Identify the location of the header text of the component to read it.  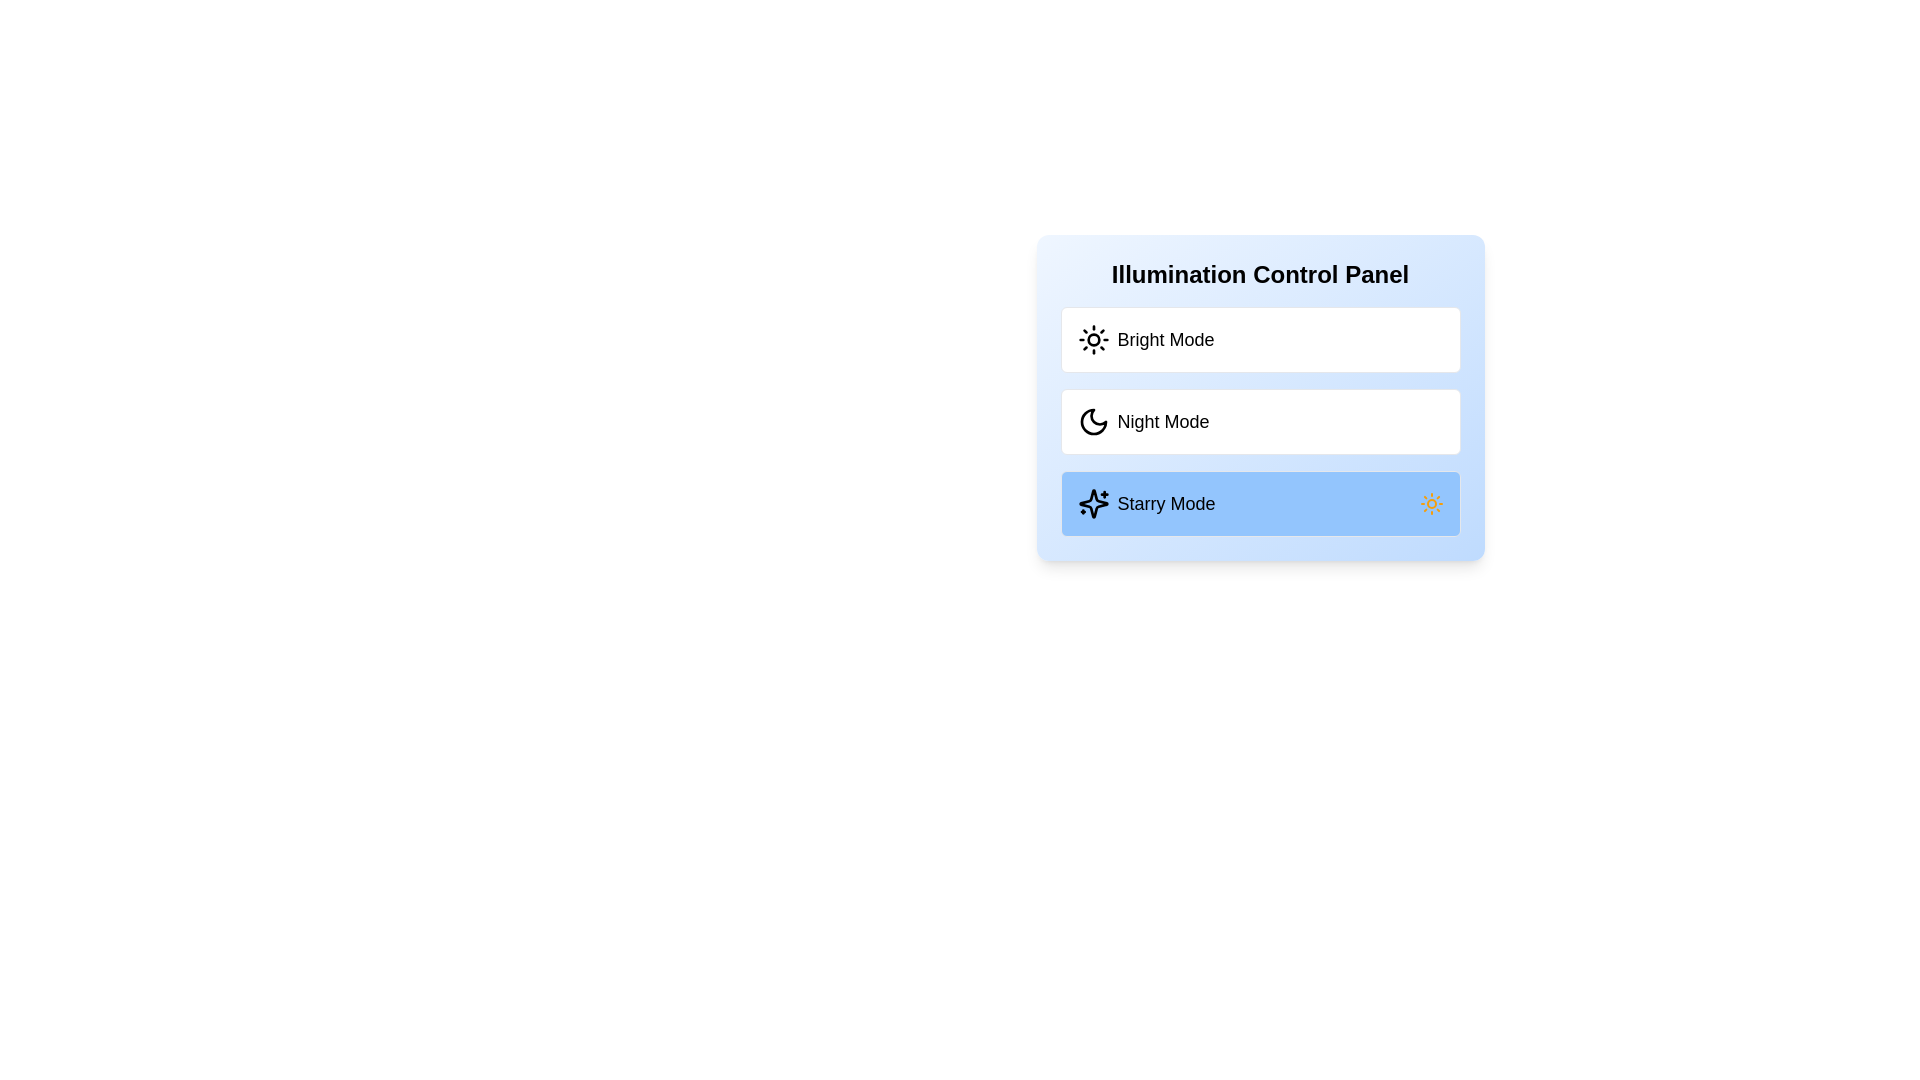
(1259, 274).